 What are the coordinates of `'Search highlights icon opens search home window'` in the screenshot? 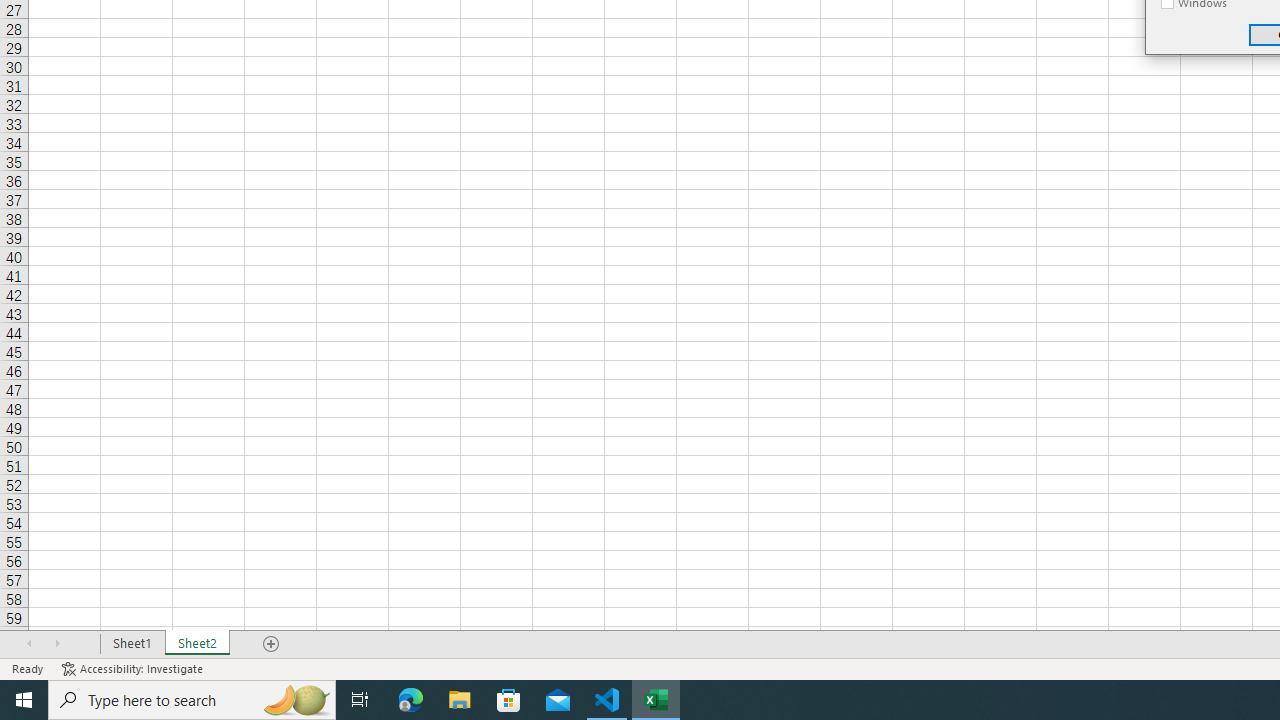 It's located at (294, 698).